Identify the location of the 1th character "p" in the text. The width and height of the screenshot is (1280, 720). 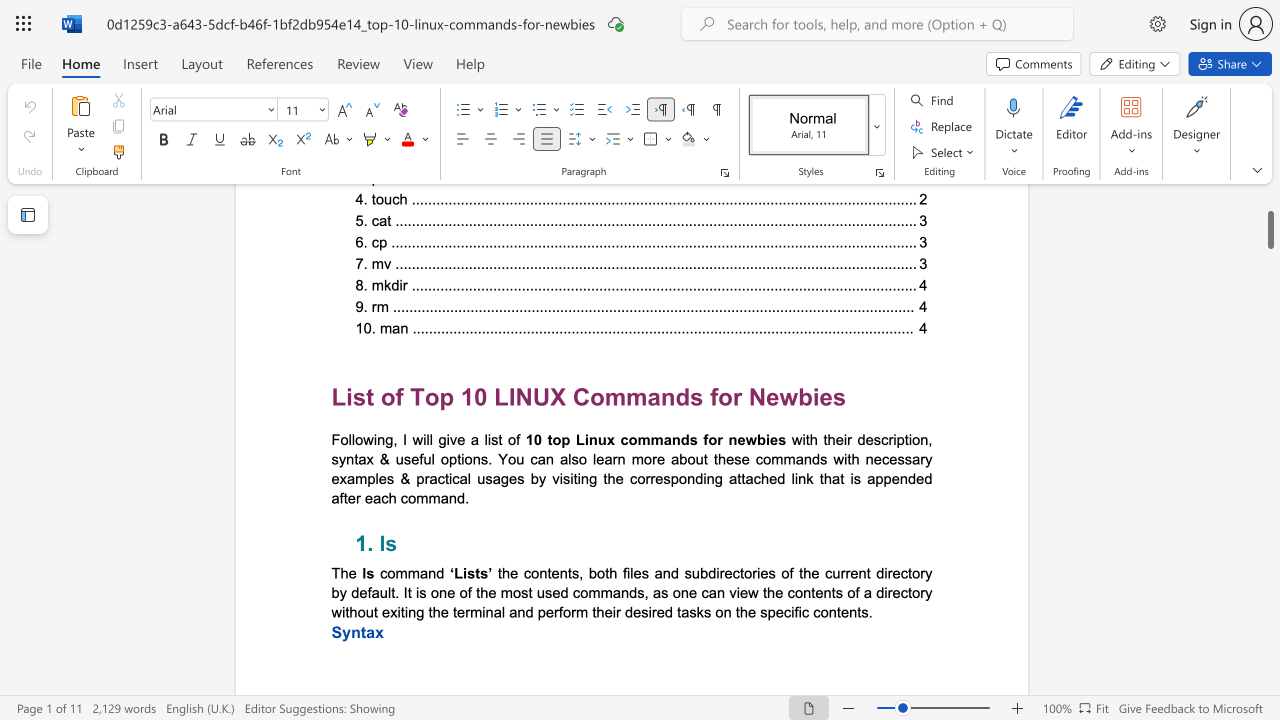
(564, 438).